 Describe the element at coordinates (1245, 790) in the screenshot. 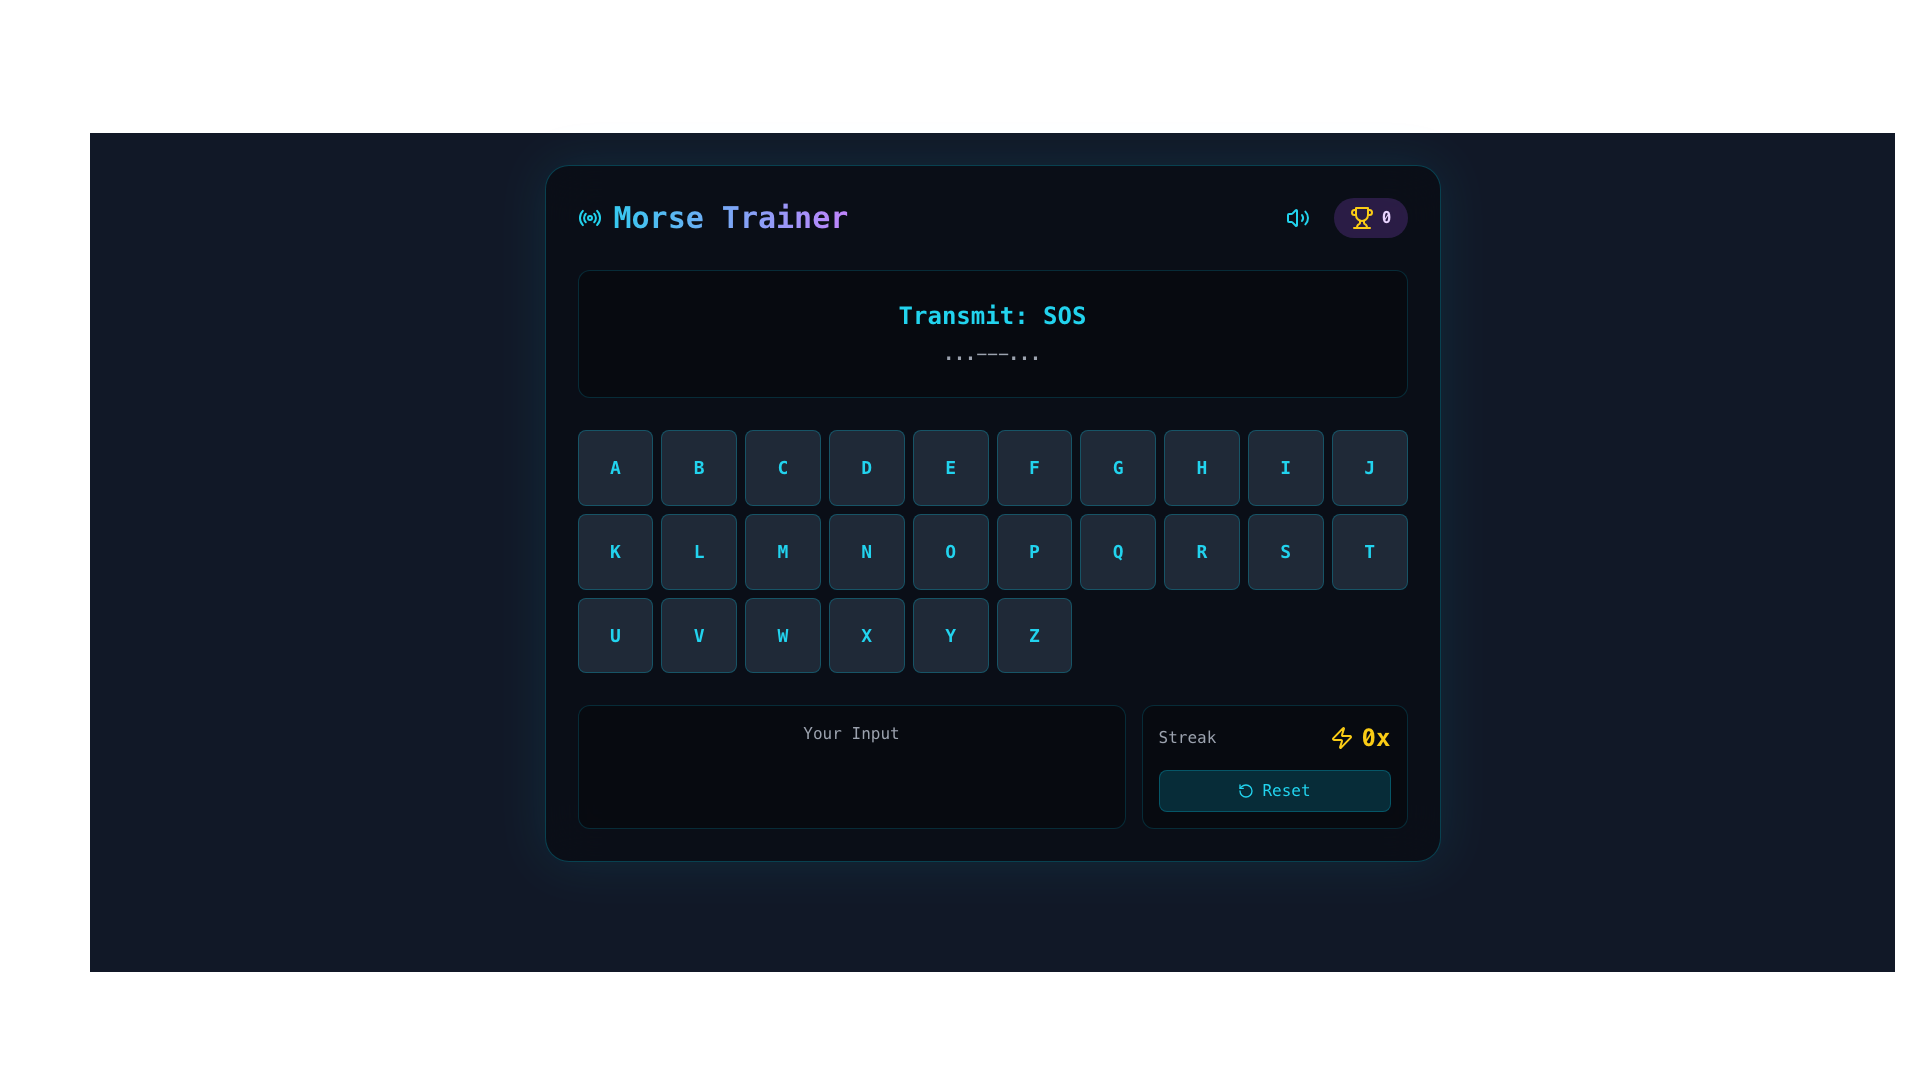

I see `the 'Reset' button that contains the icon indicating reset functionality, located at the bottom right corner of the interface` at that location.